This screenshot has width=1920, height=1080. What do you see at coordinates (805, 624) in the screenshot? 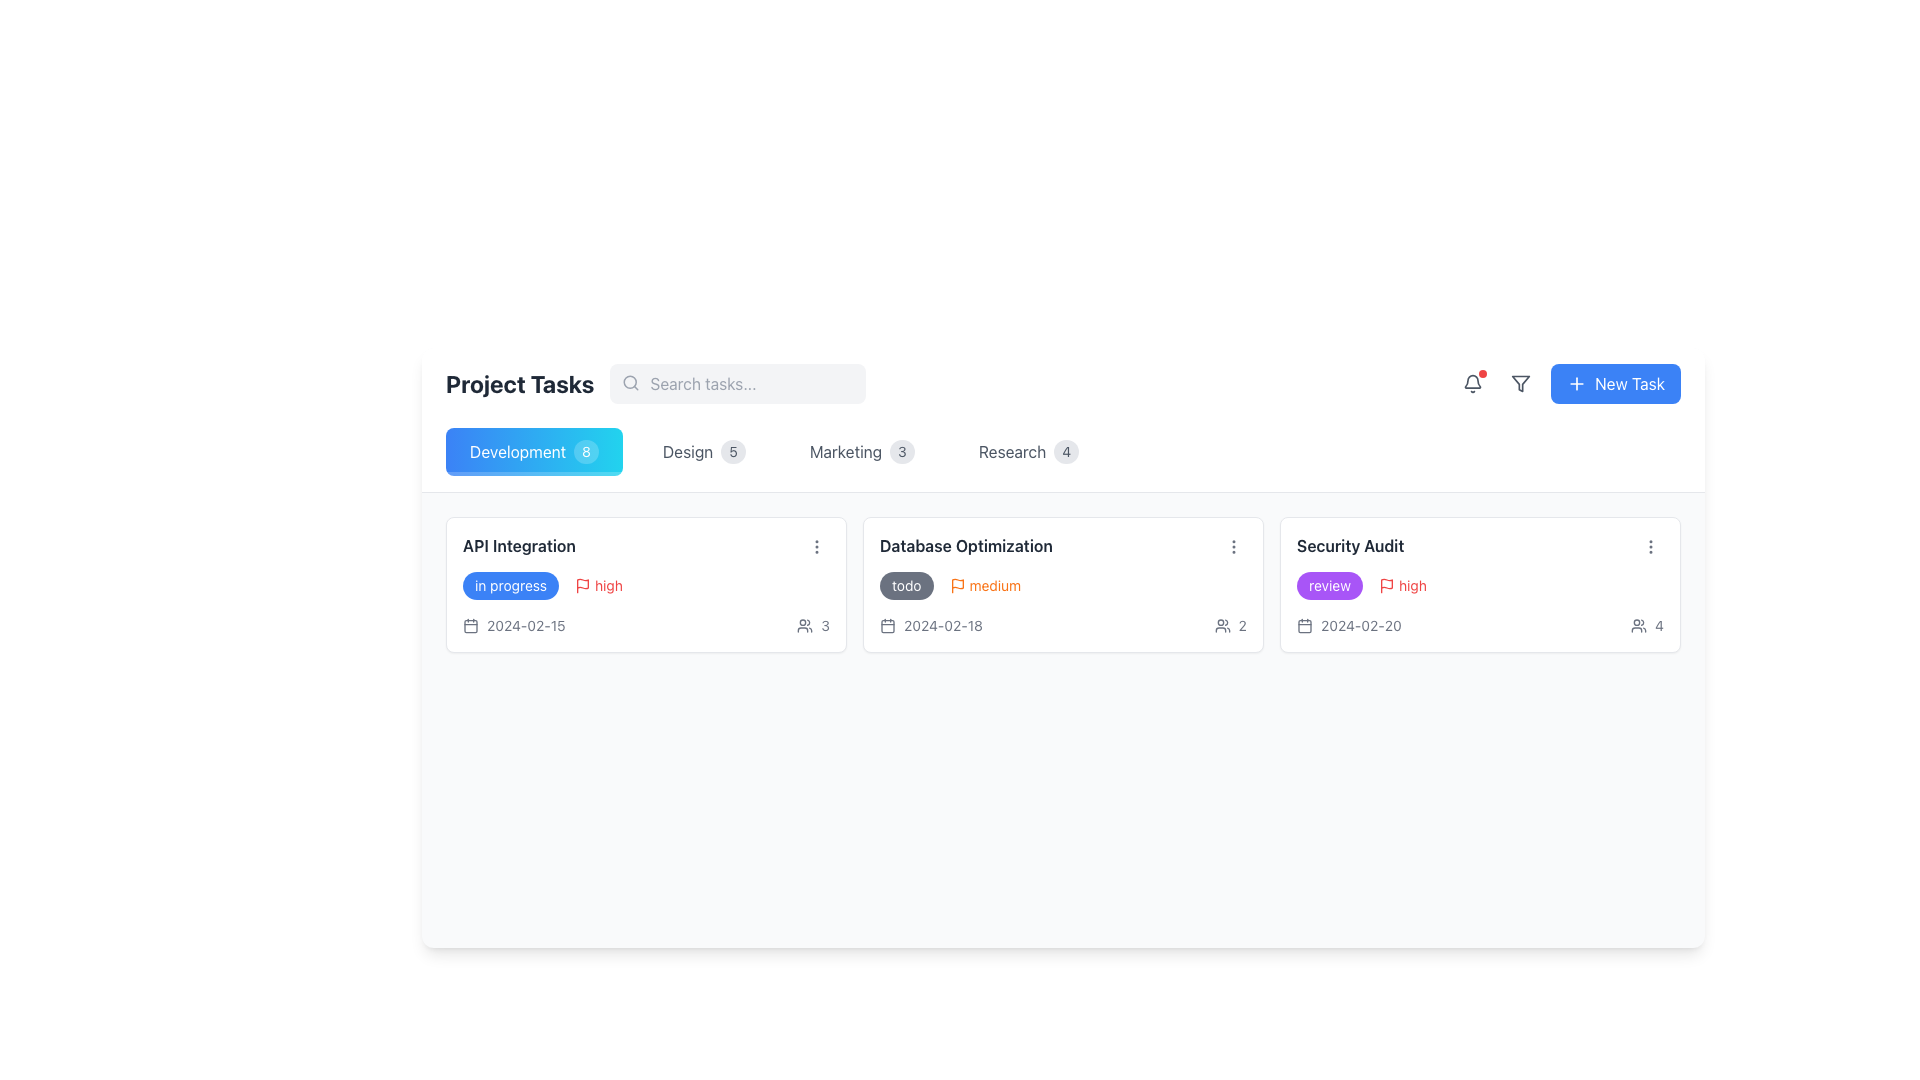
I see `the collaboration icon located in the top right corner of the task interface, adjacent to the numeric text element '3'` at bounding box center [805, 624].